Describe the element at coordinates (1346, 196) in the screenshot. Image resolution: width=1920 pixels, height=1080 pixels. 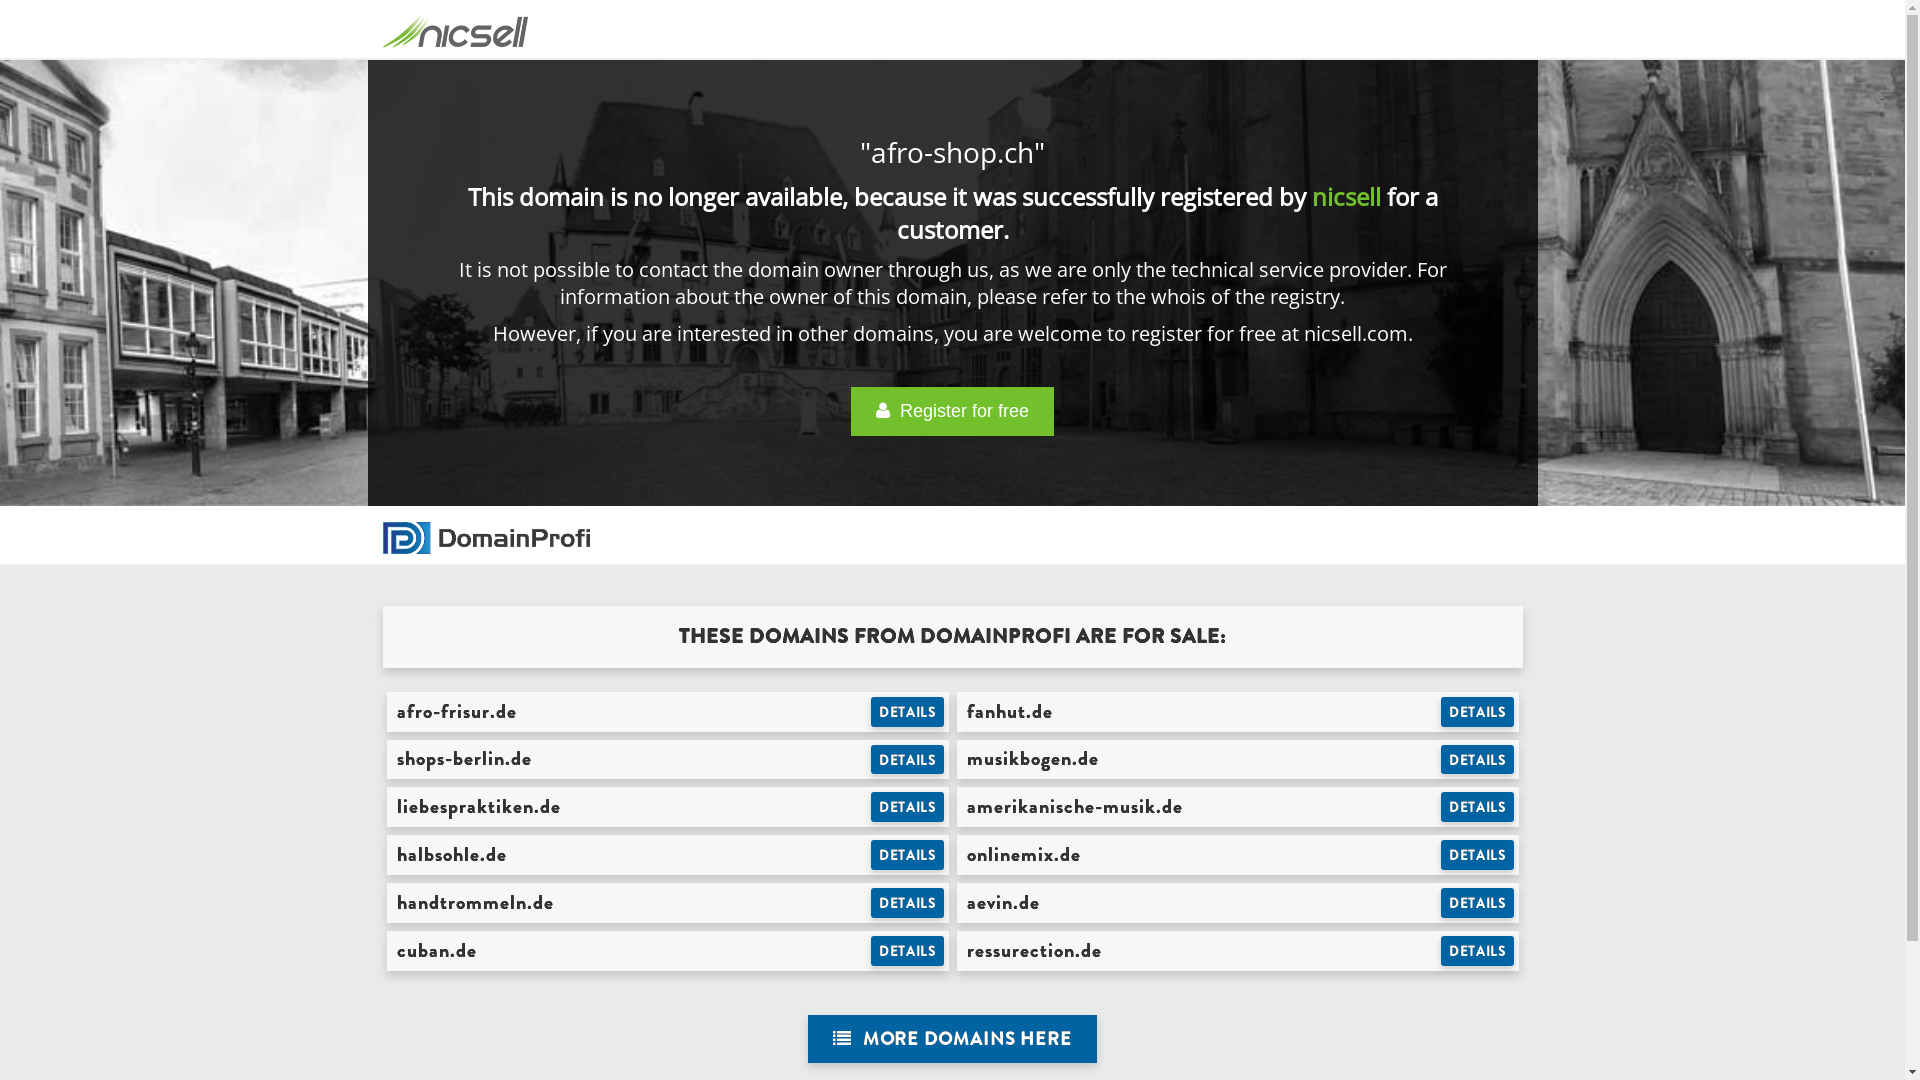
I see `'nicsell'` at that location.